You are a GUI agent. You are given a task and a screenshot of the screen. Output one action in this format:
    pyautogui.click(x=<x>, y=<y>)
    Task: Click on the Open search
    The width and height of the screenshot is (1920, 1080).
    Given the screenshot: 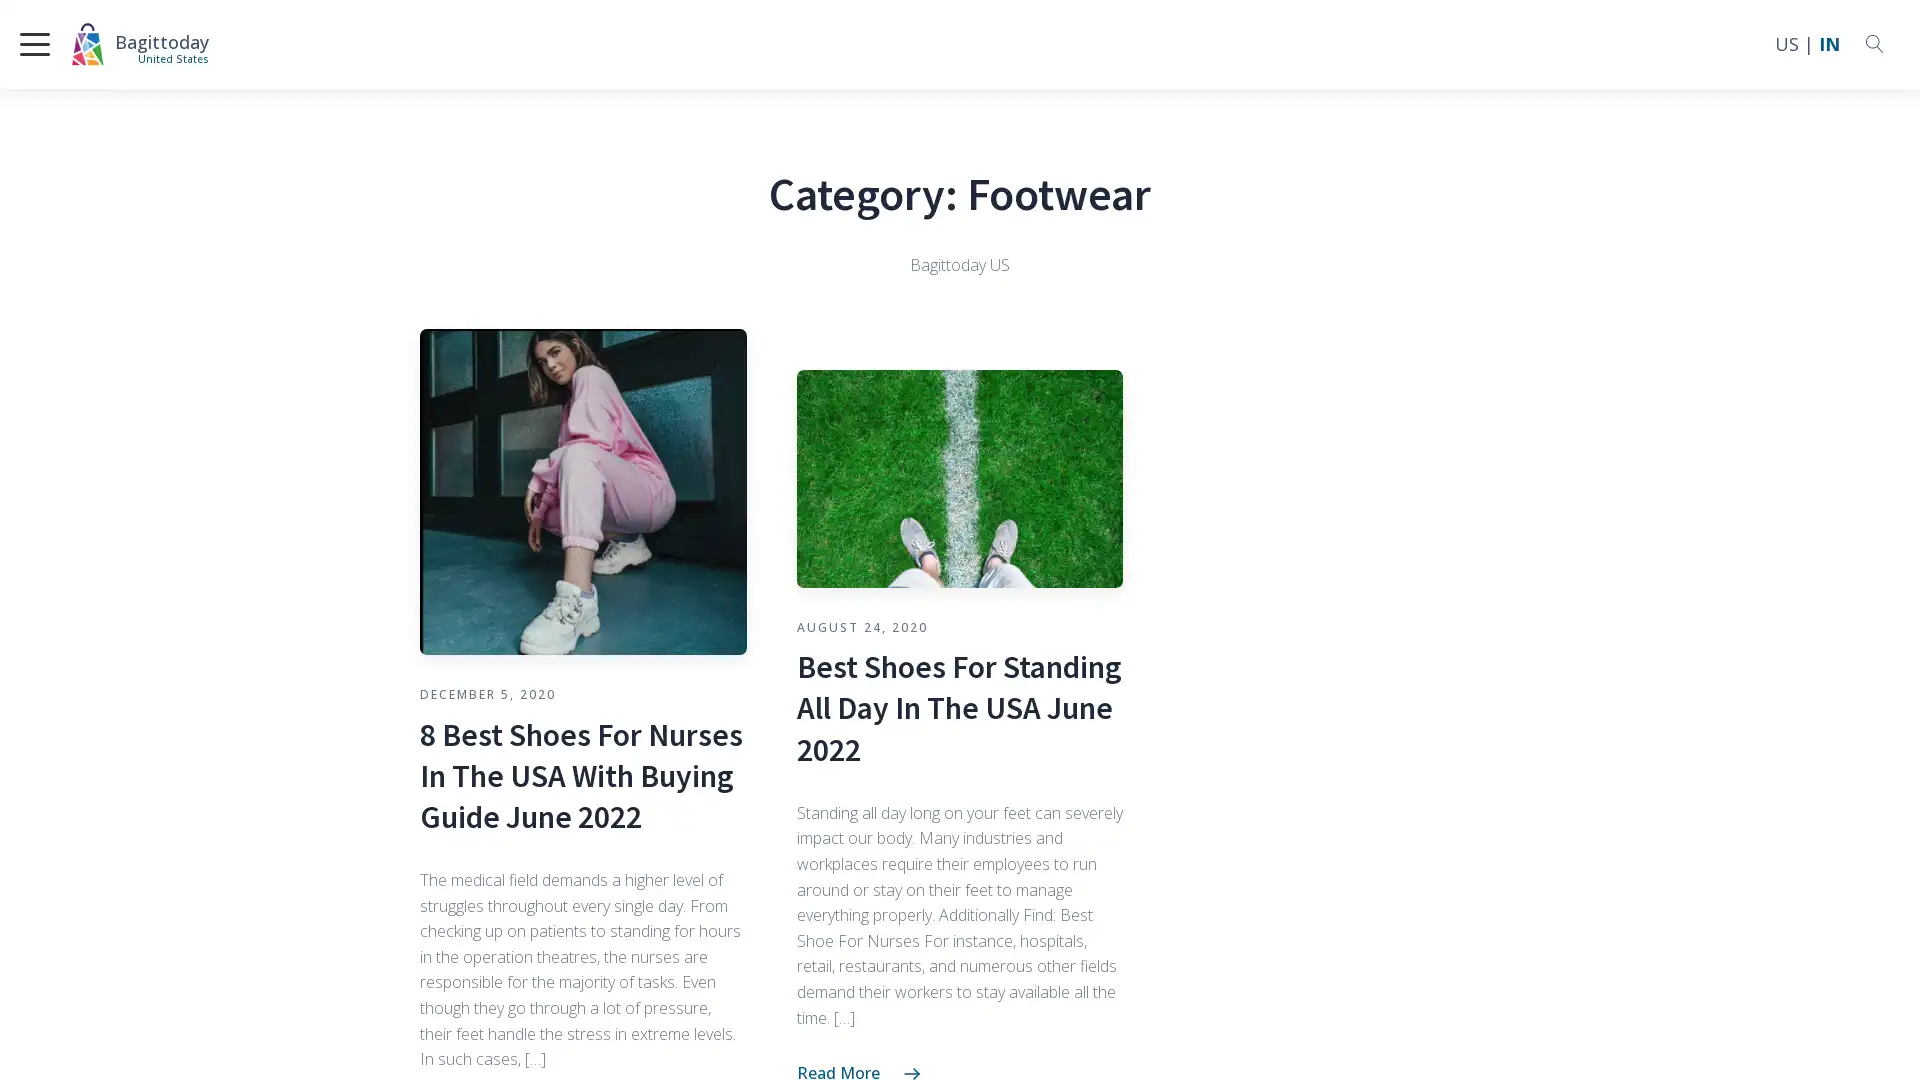 What is the action you would take?
    pyautogui.click(x=1874, y=43)
    